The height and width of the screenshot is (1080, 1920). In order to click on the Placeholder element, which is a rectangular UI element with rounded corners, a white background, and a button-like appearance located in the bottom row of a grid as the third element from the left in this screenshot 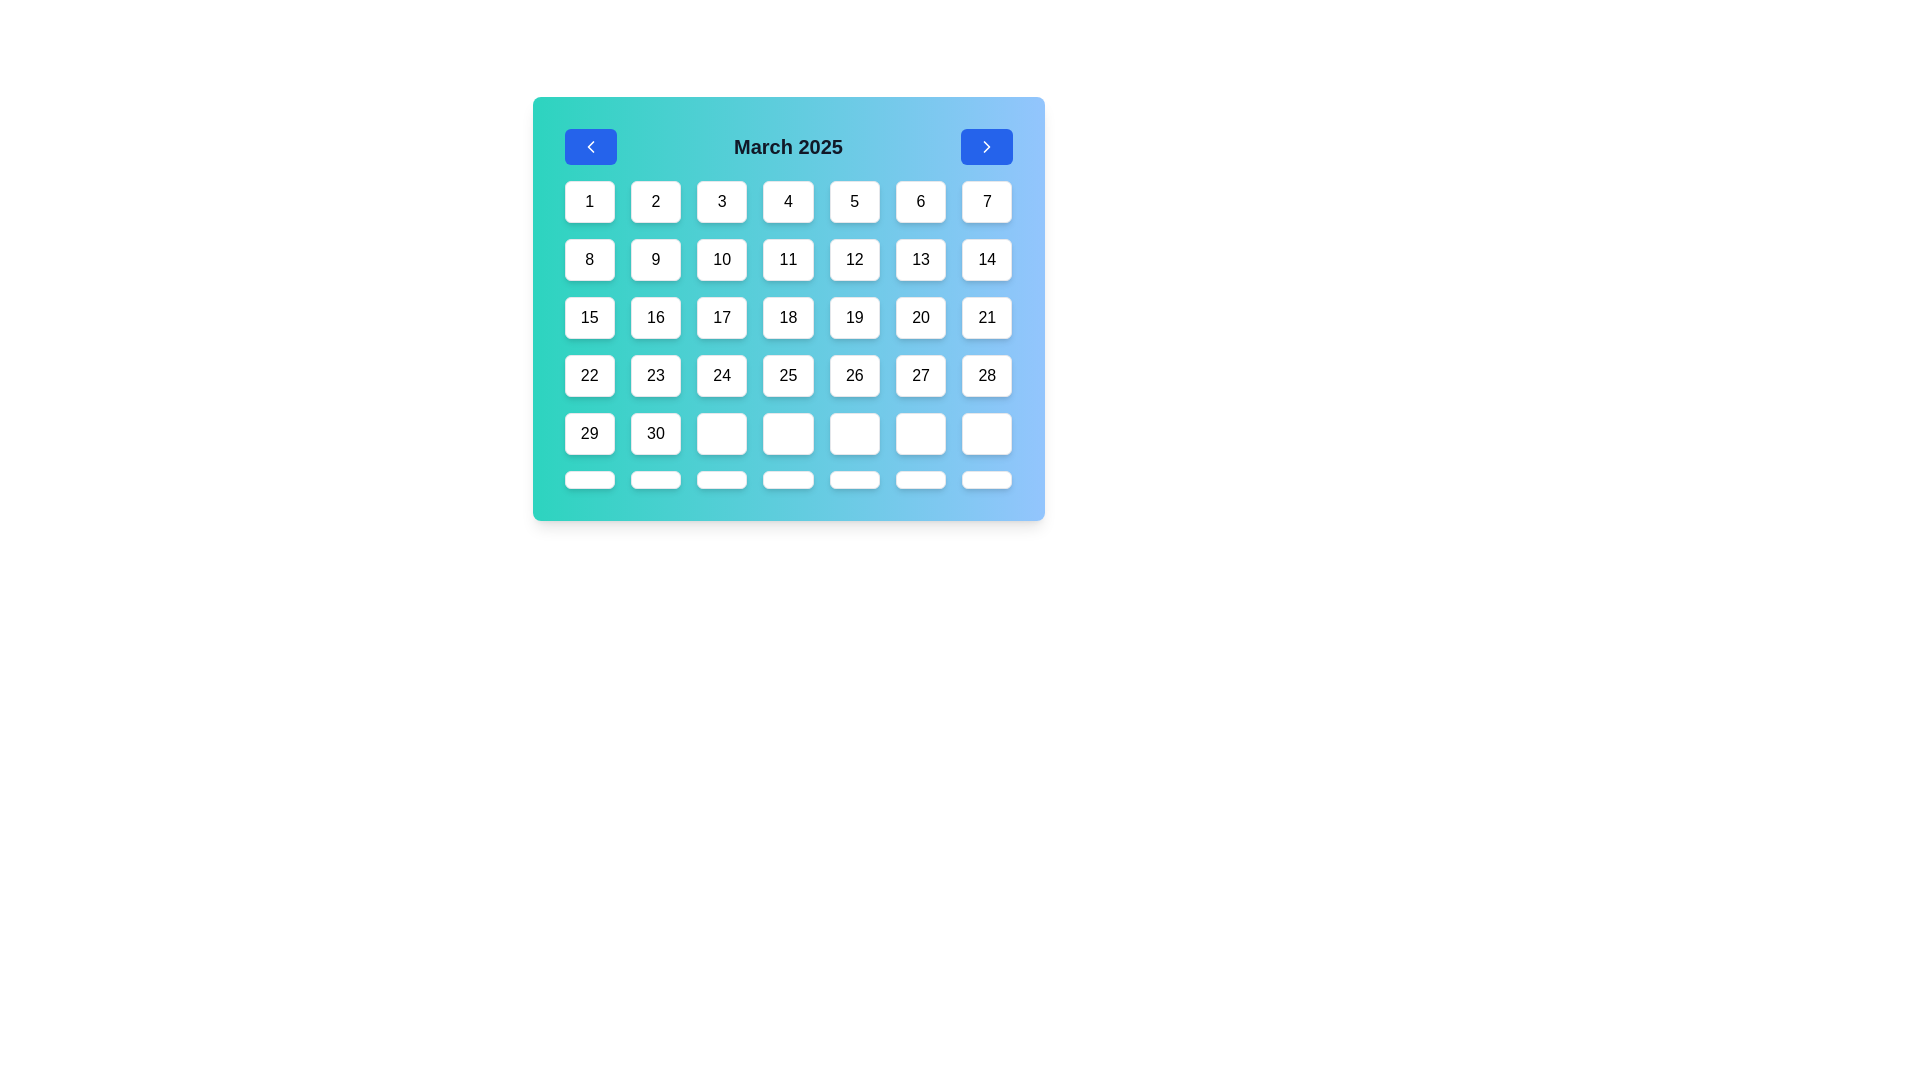, I will do `click(721, 479)`.